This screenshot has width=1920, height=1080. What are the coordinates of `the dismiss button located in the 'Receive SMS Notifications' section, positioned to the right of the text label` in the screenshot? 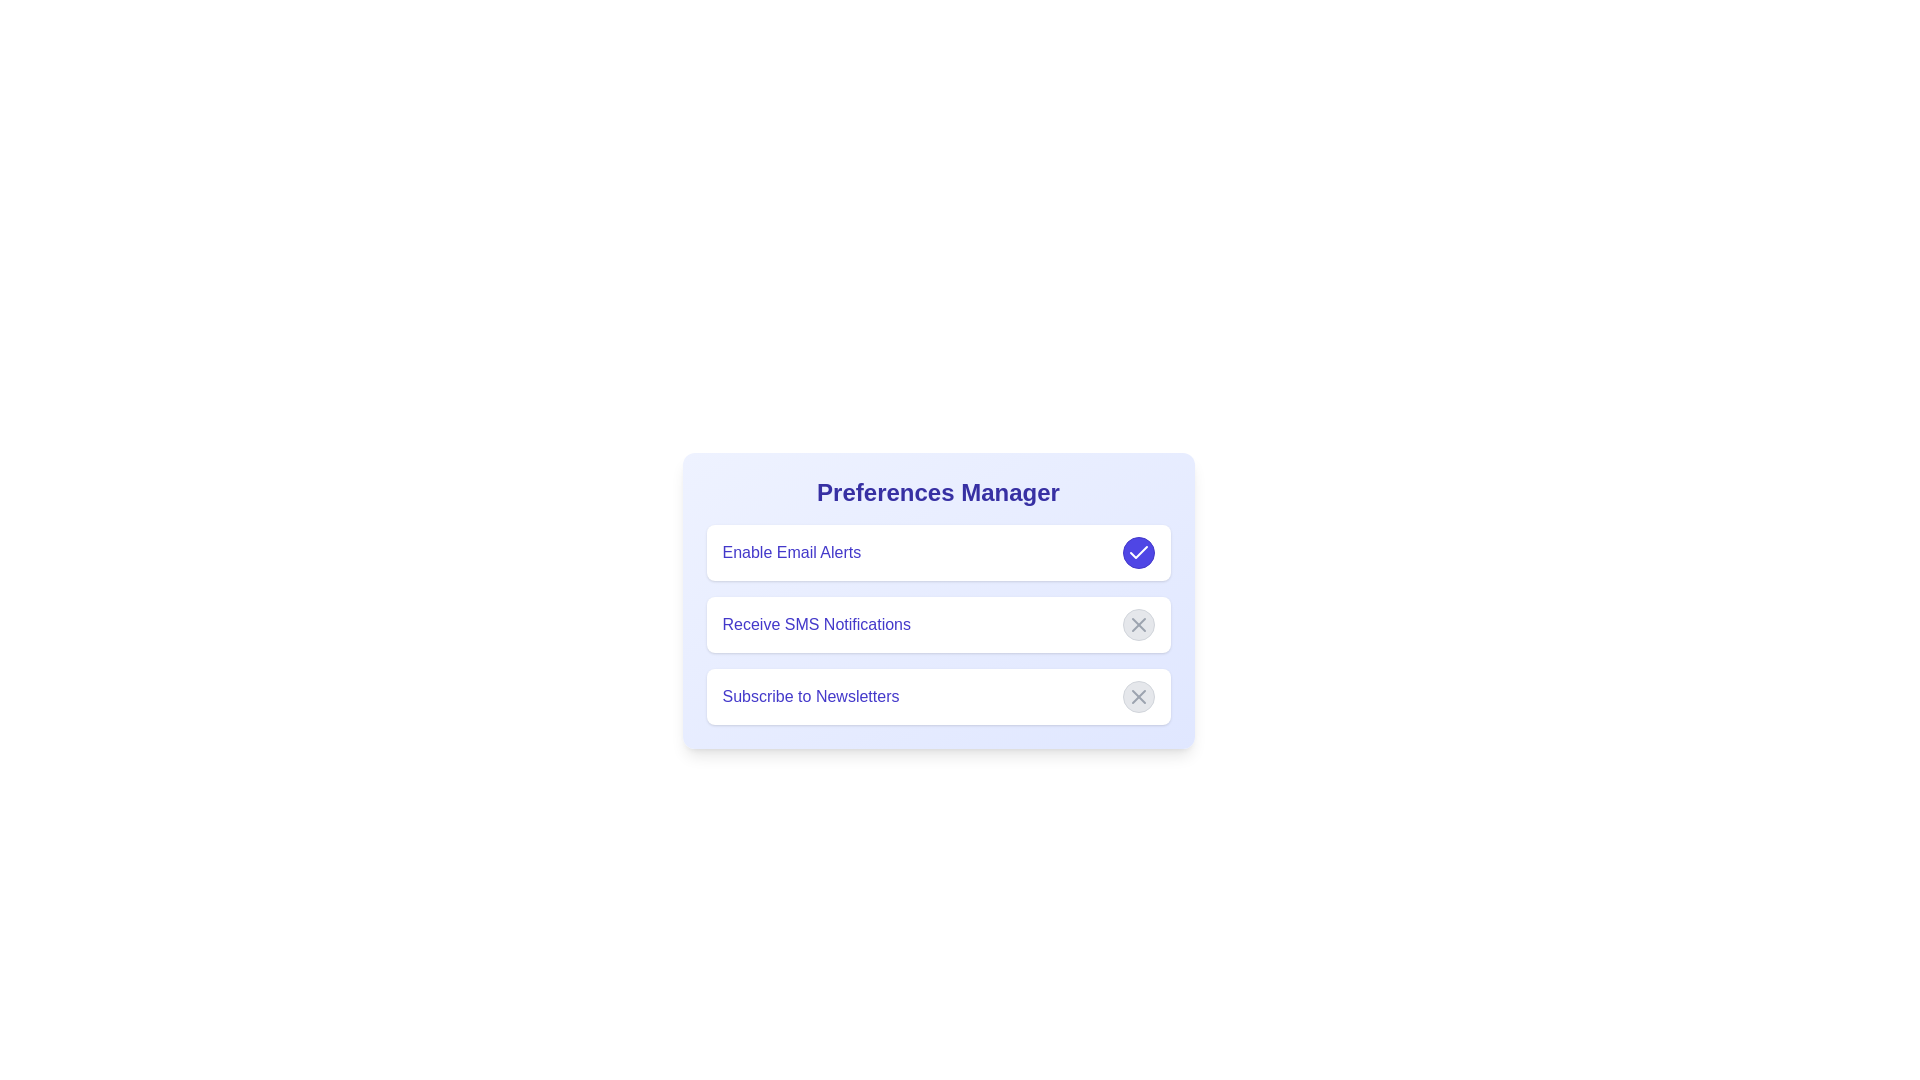 It's located at (1138, 623).